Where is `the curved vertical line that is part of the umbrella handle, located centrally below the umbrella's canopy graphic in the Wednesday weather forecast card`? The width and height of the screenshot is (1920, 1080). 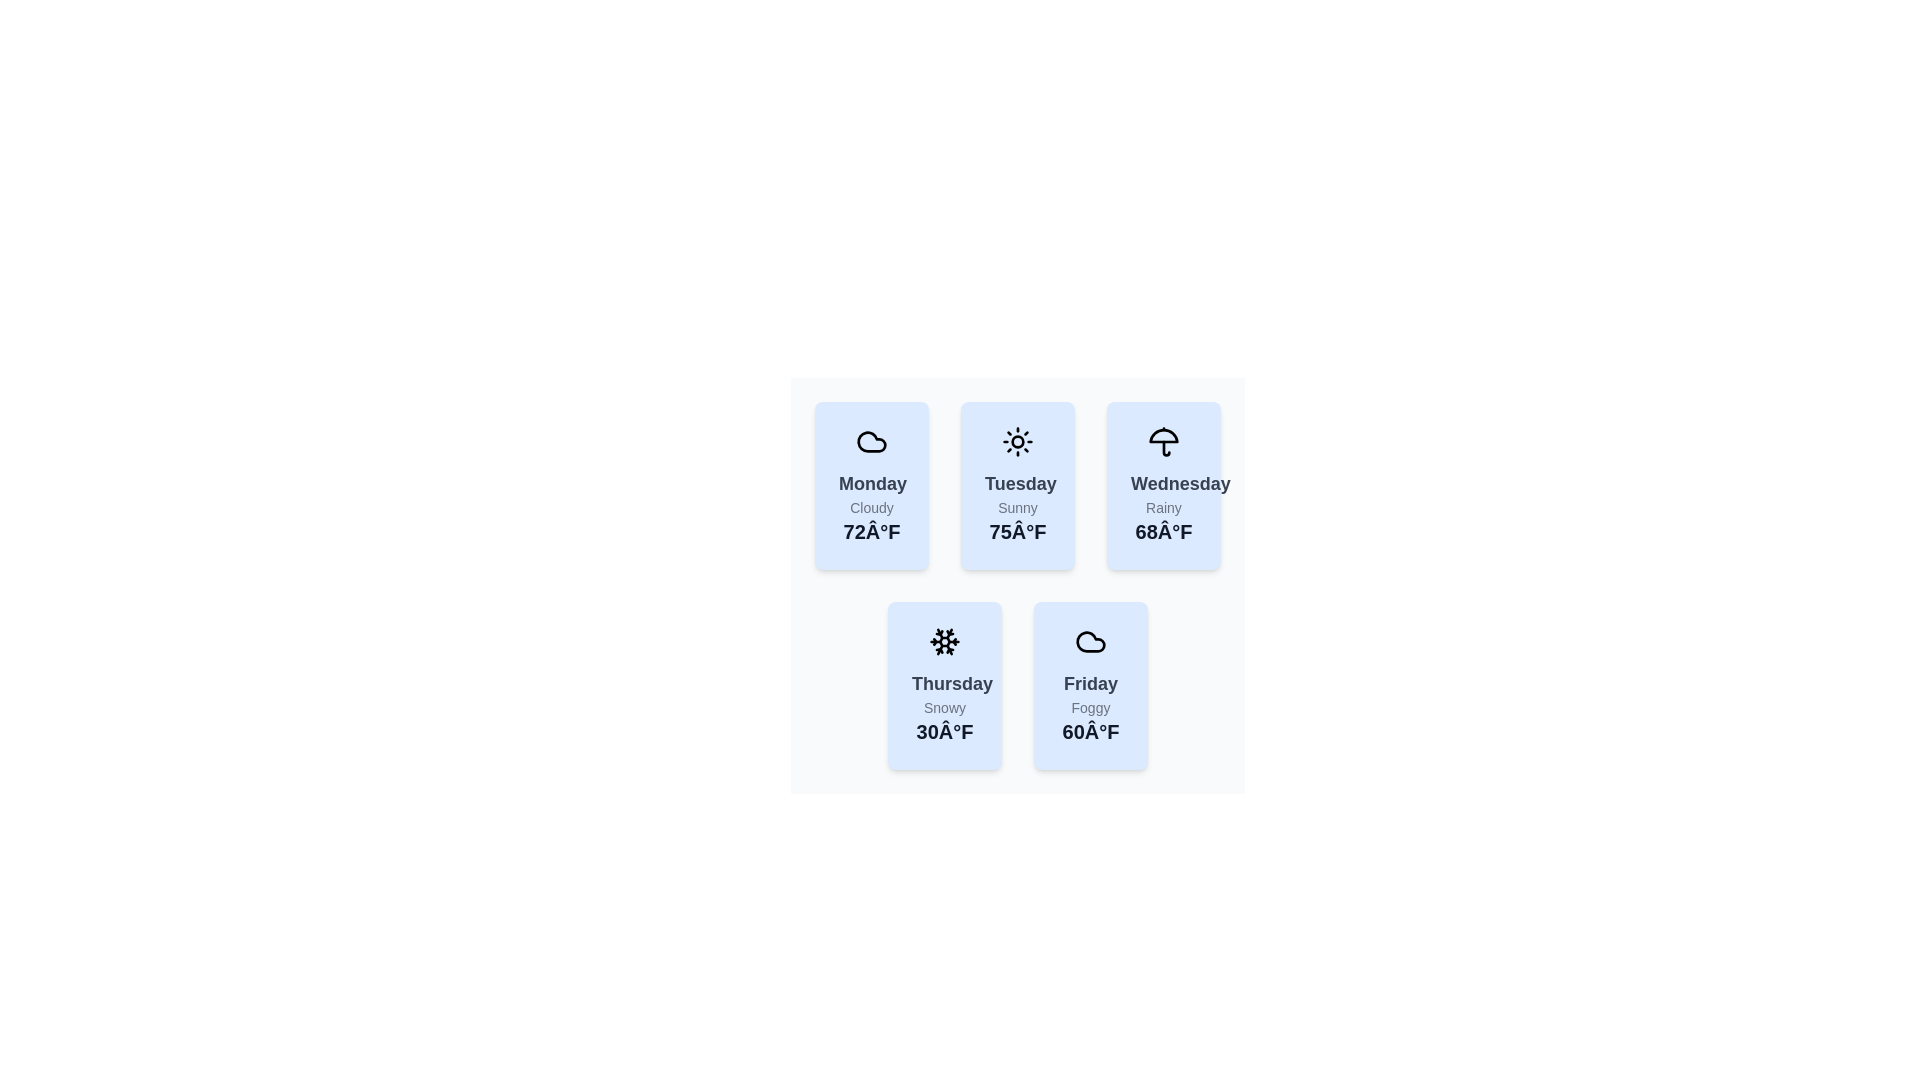 the curved vertical line that is part of the umbrella handle, located centrally below the umbrella's canopy graphic in the Wednesday weather forecast card is located at coordinates (1166, 447).